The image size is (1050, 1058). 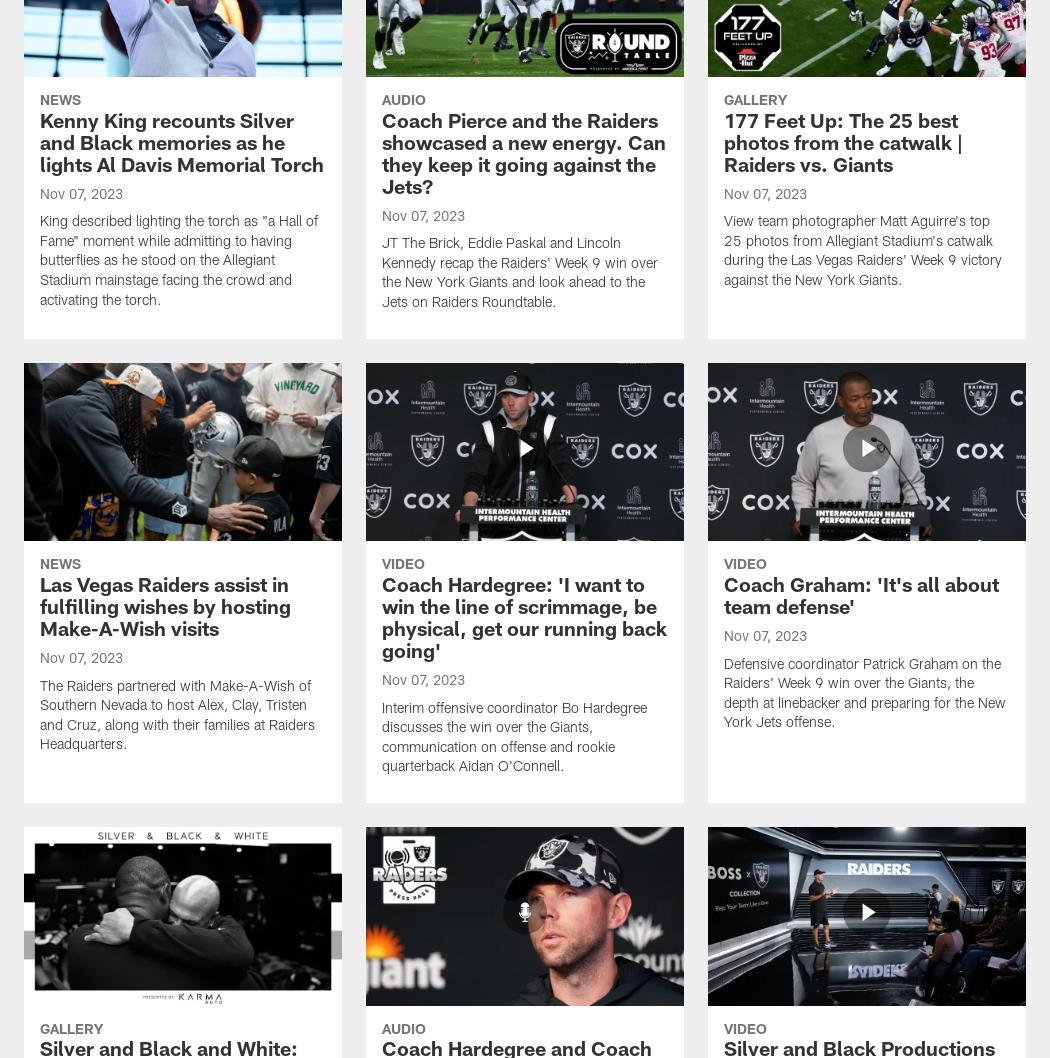 I want to click on '177 Feet Up: The 25 best photos from the catwalk | Raiders vs. Giants', so click(x=843, y=144).